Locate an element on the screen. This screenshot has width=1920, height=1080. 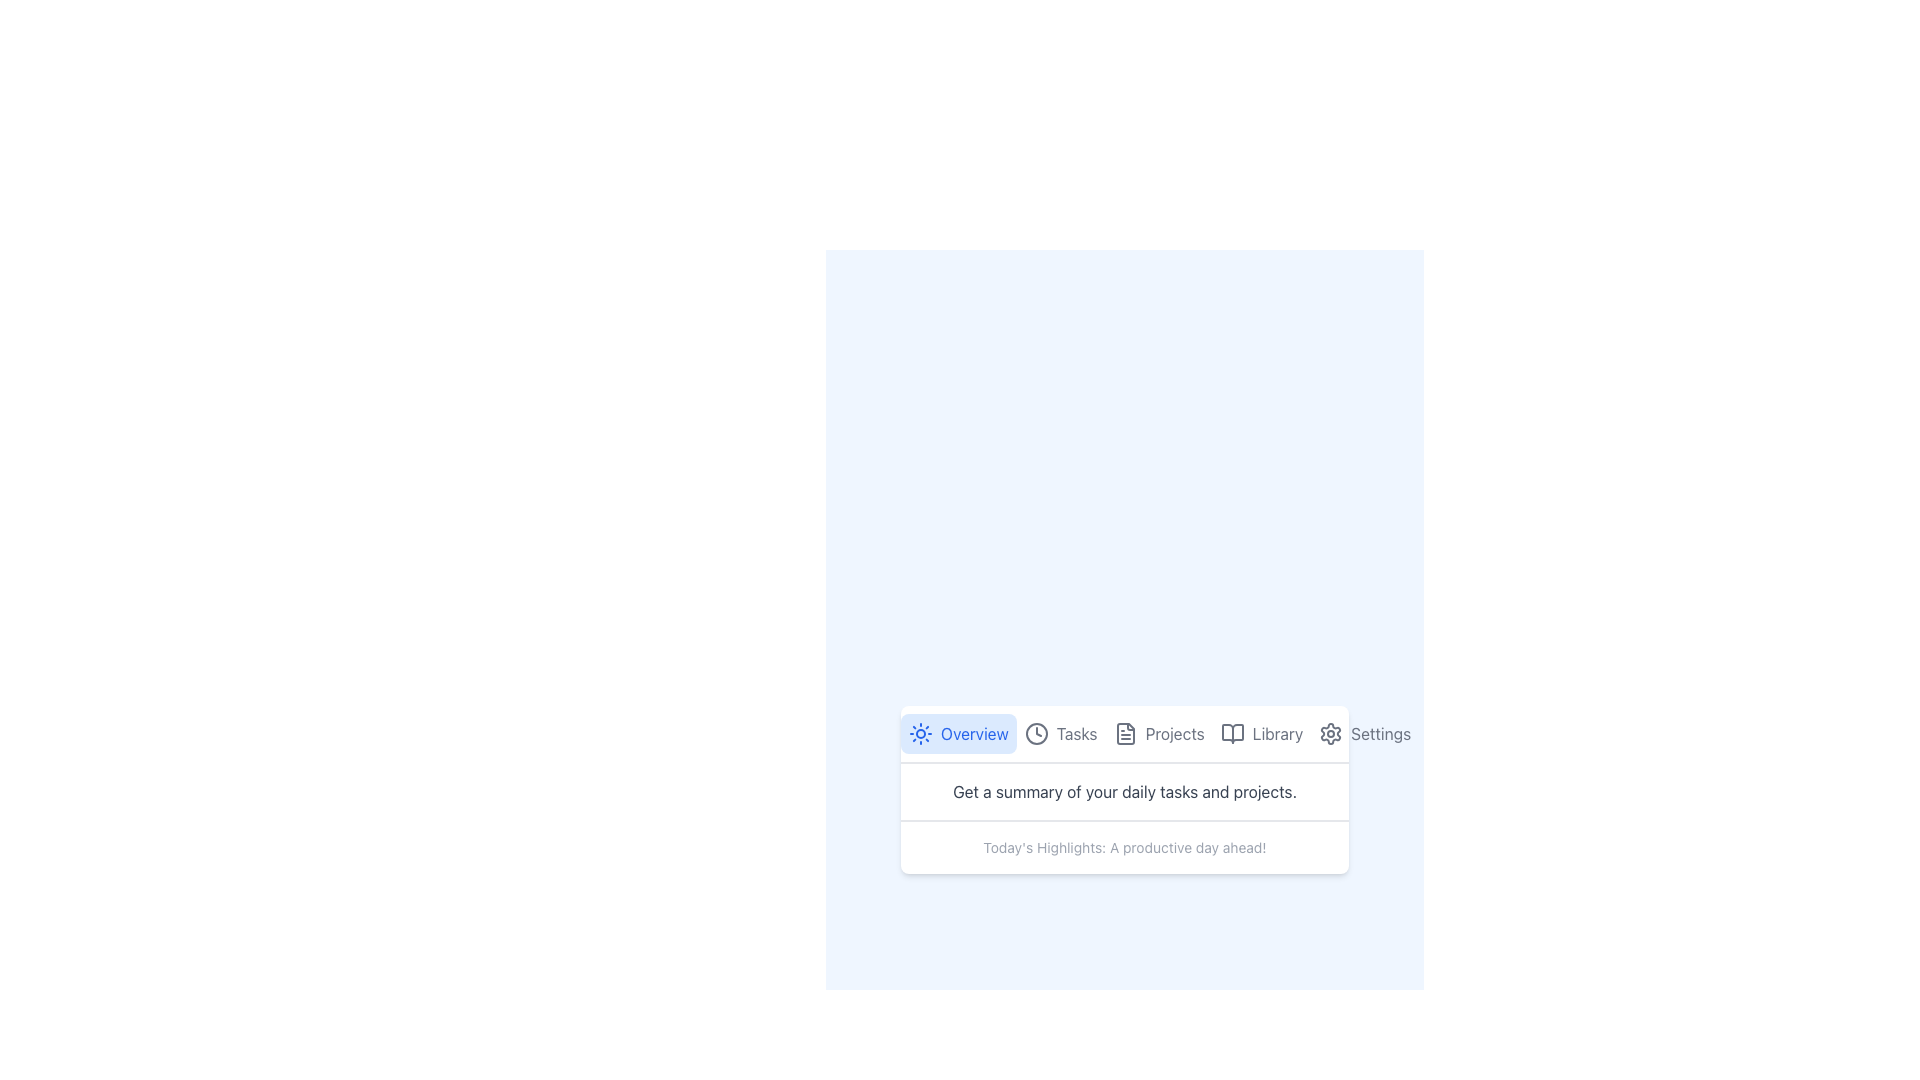
the grey button labeled 'Projects' with a document icon in the navigation bar is located at coordinates (1158, 733).